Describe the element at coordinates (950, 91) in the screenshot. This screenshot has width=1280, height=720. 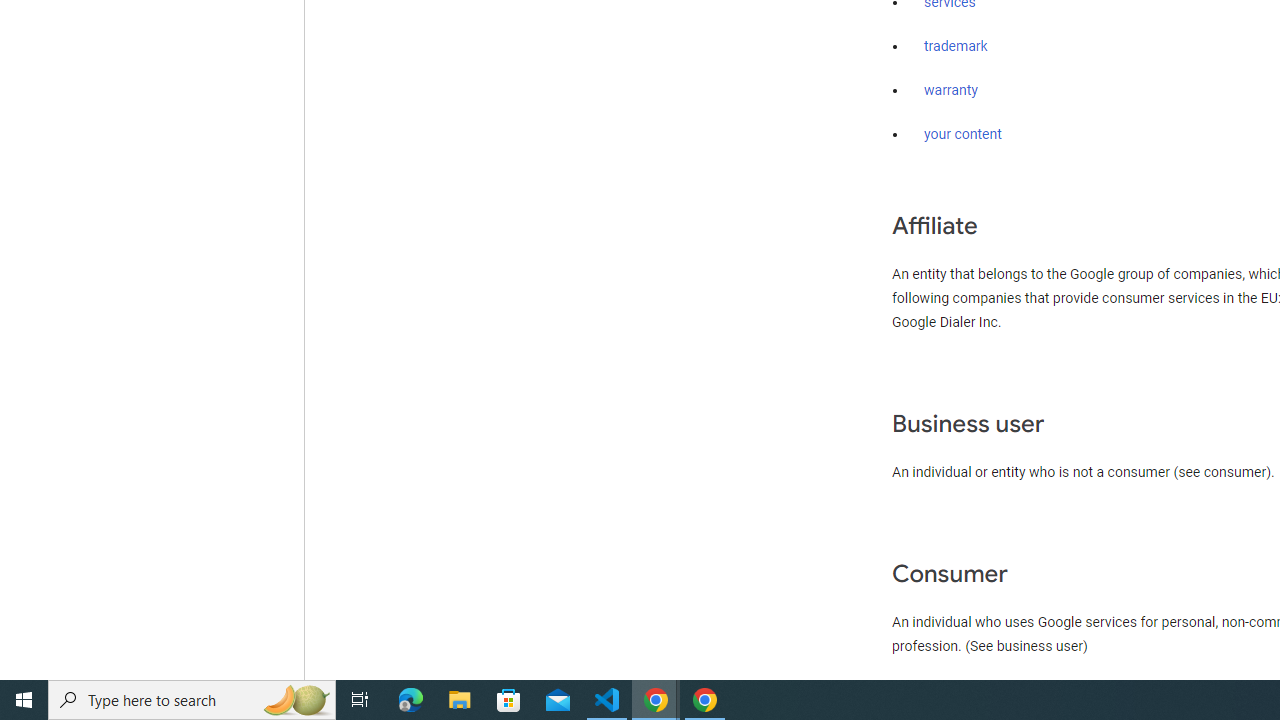
I see `'warranty'` at that location.